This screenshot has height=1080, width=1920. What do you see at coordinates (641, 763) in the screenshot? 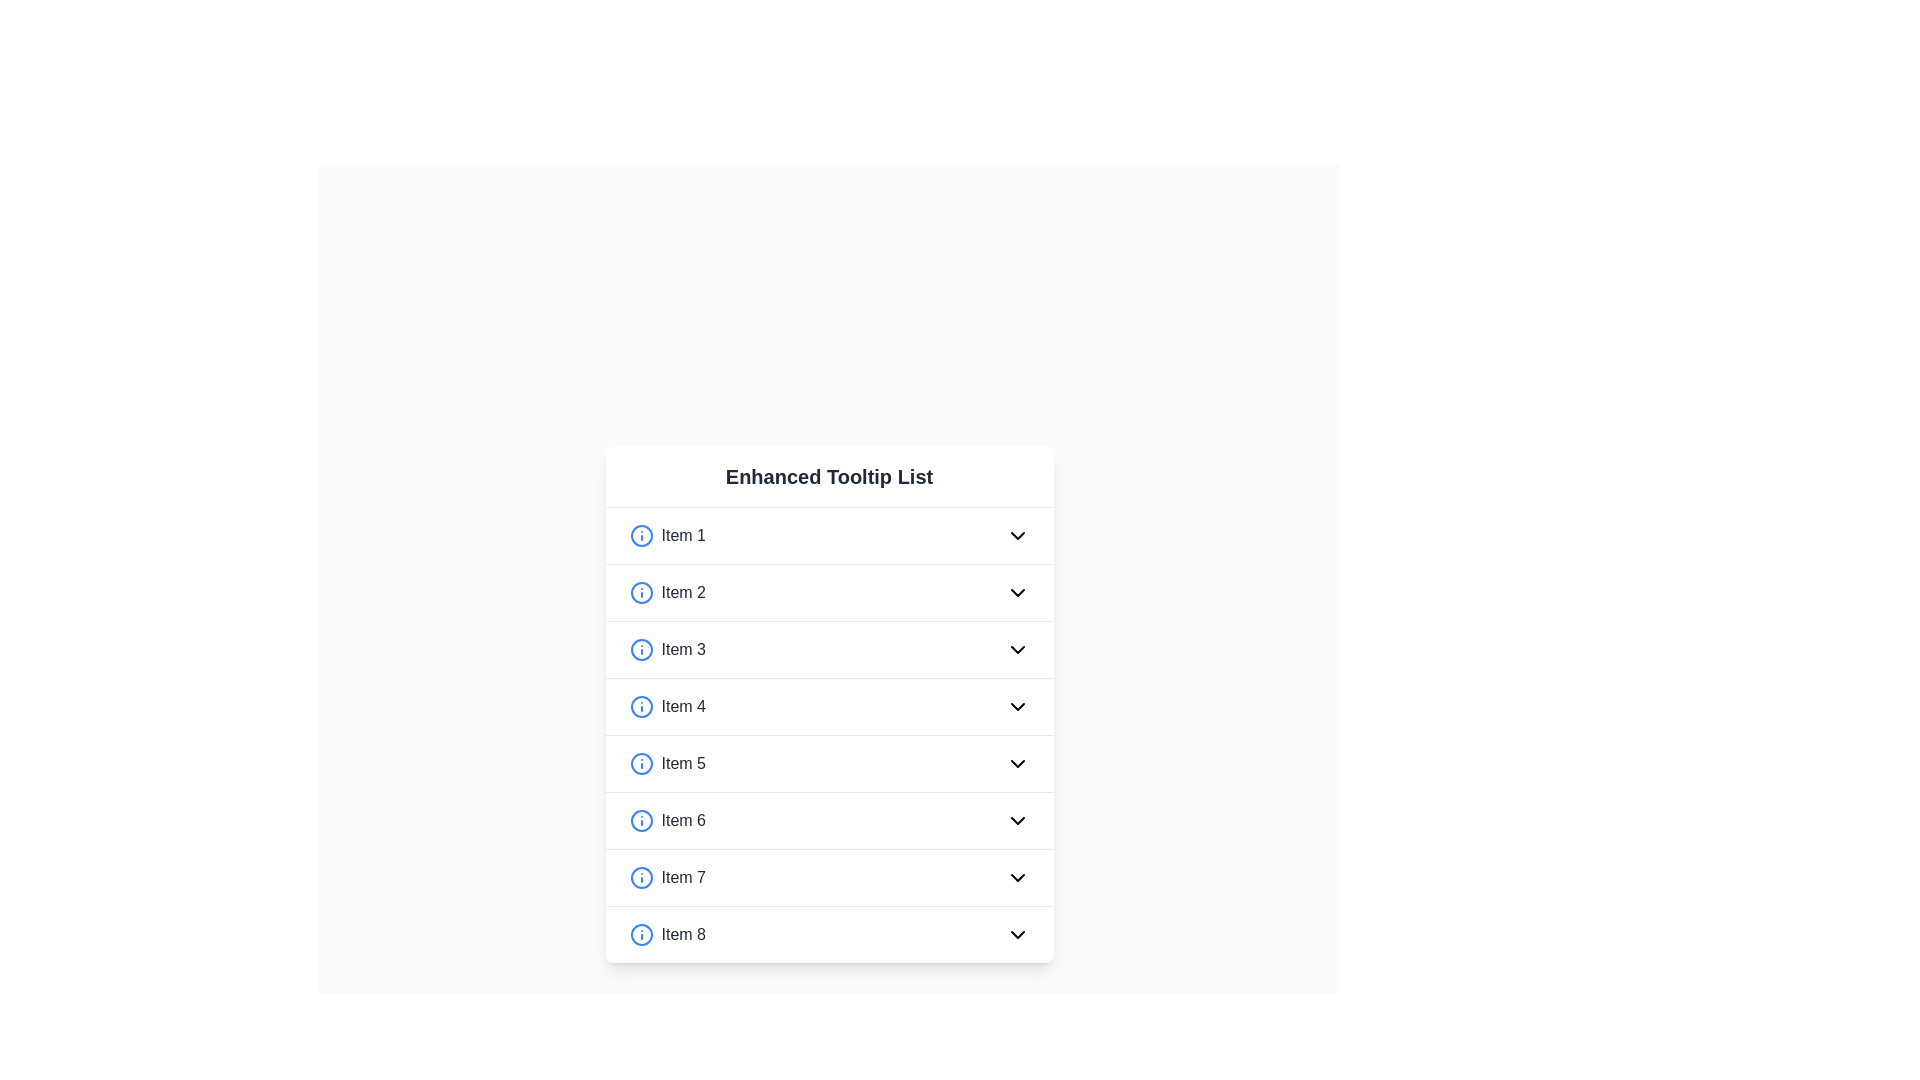
I see `the information icon located to the left of 'Item 5' in the interactive list, which provides additional information or a tooltip` at bounding box center [641, 763].